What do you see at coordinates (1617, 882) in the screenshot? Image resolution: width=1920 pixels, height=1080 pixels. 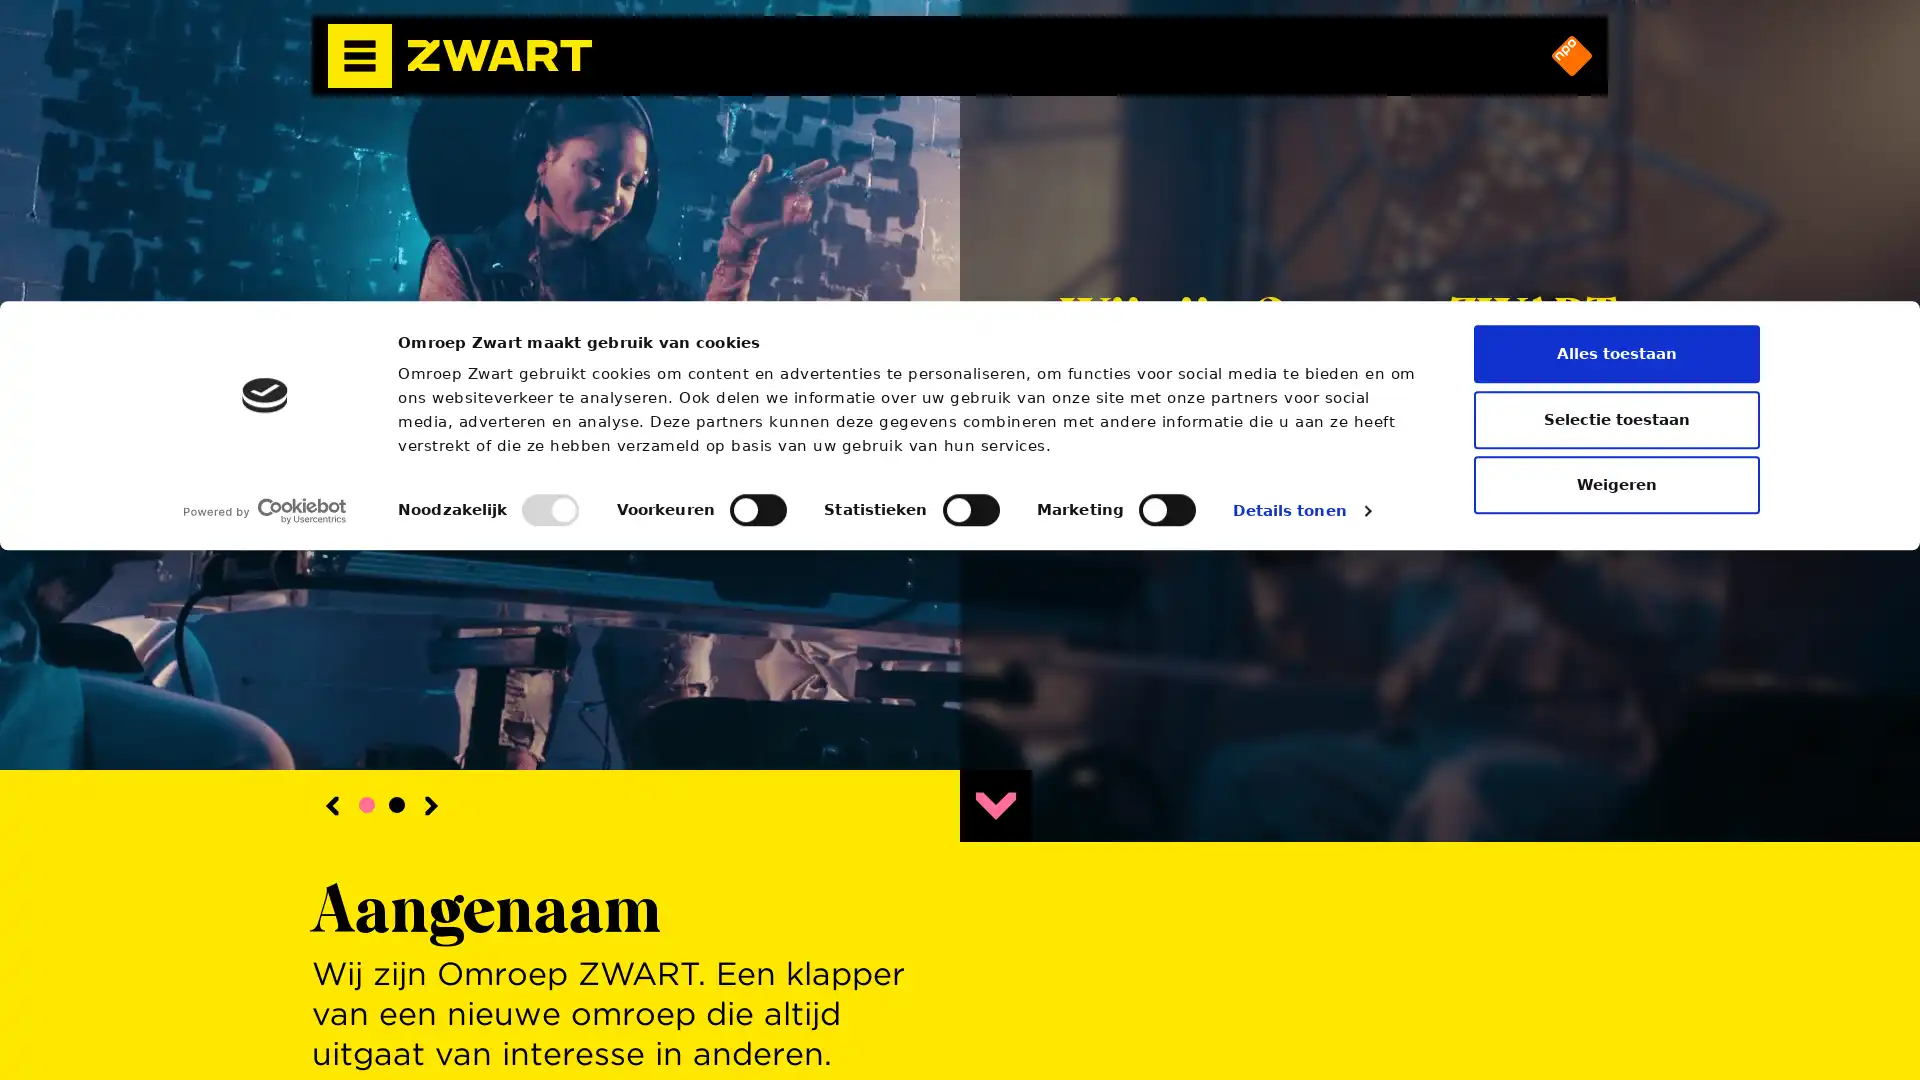 I see `Alles toestaan` at bounding box center [1617, 882].